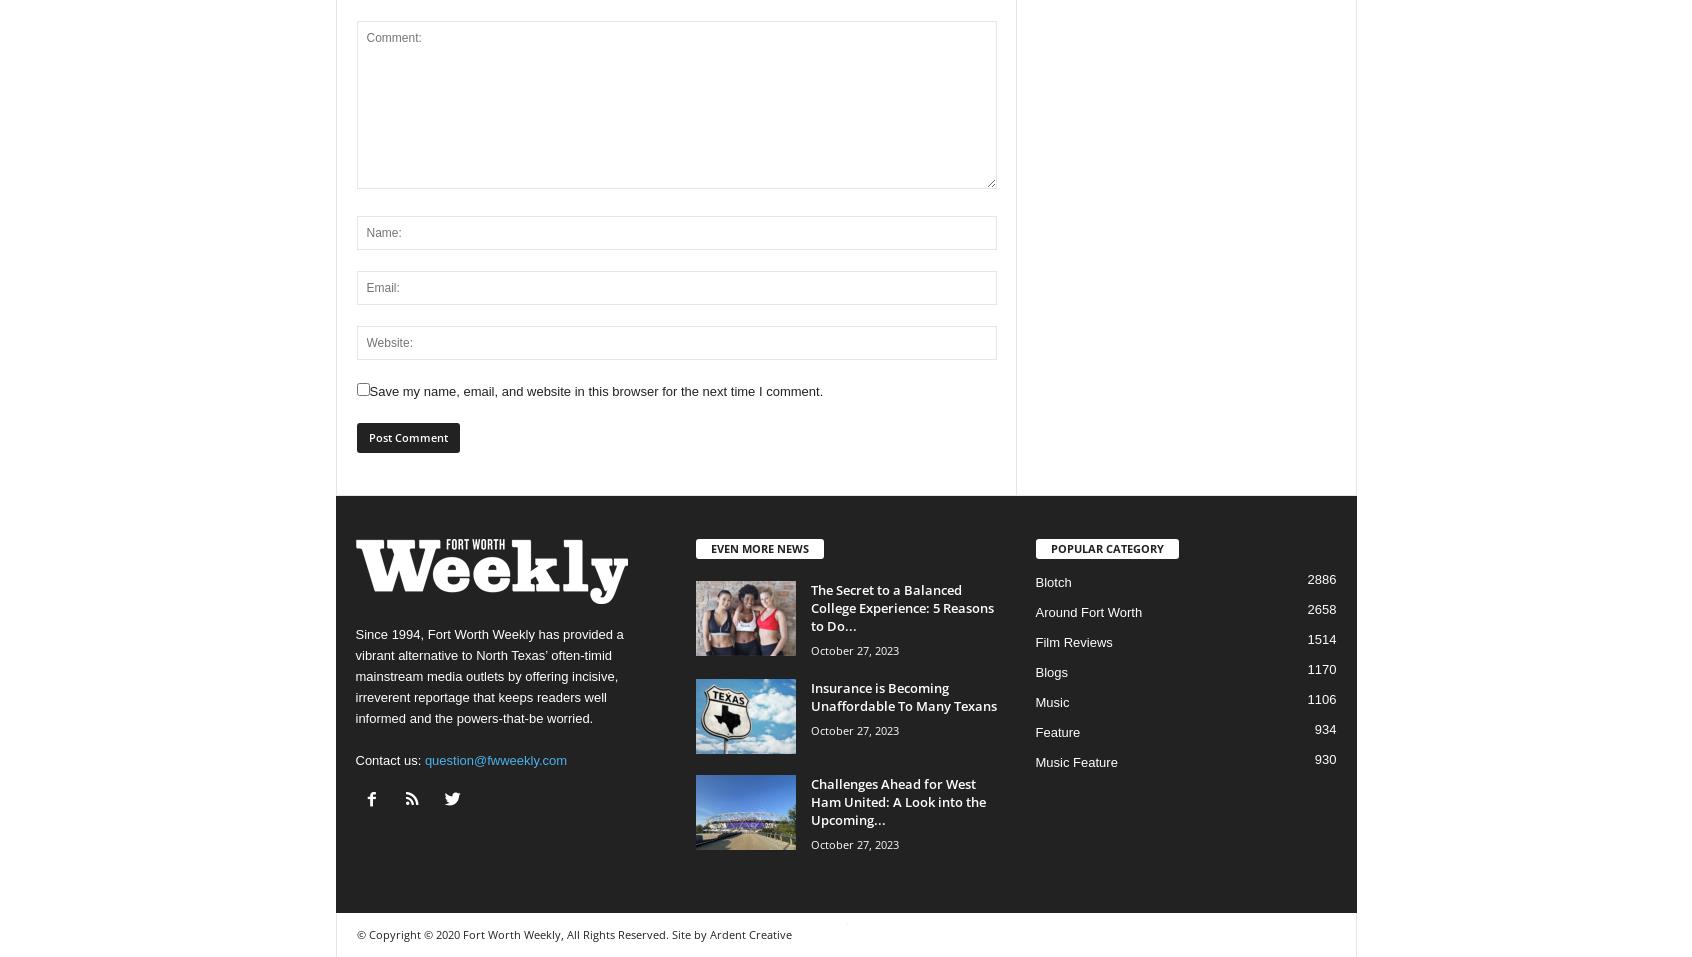 The width and height of the screenshot is (1692, 957). I want to click on 'Film Reviews', so click(1073, 640).